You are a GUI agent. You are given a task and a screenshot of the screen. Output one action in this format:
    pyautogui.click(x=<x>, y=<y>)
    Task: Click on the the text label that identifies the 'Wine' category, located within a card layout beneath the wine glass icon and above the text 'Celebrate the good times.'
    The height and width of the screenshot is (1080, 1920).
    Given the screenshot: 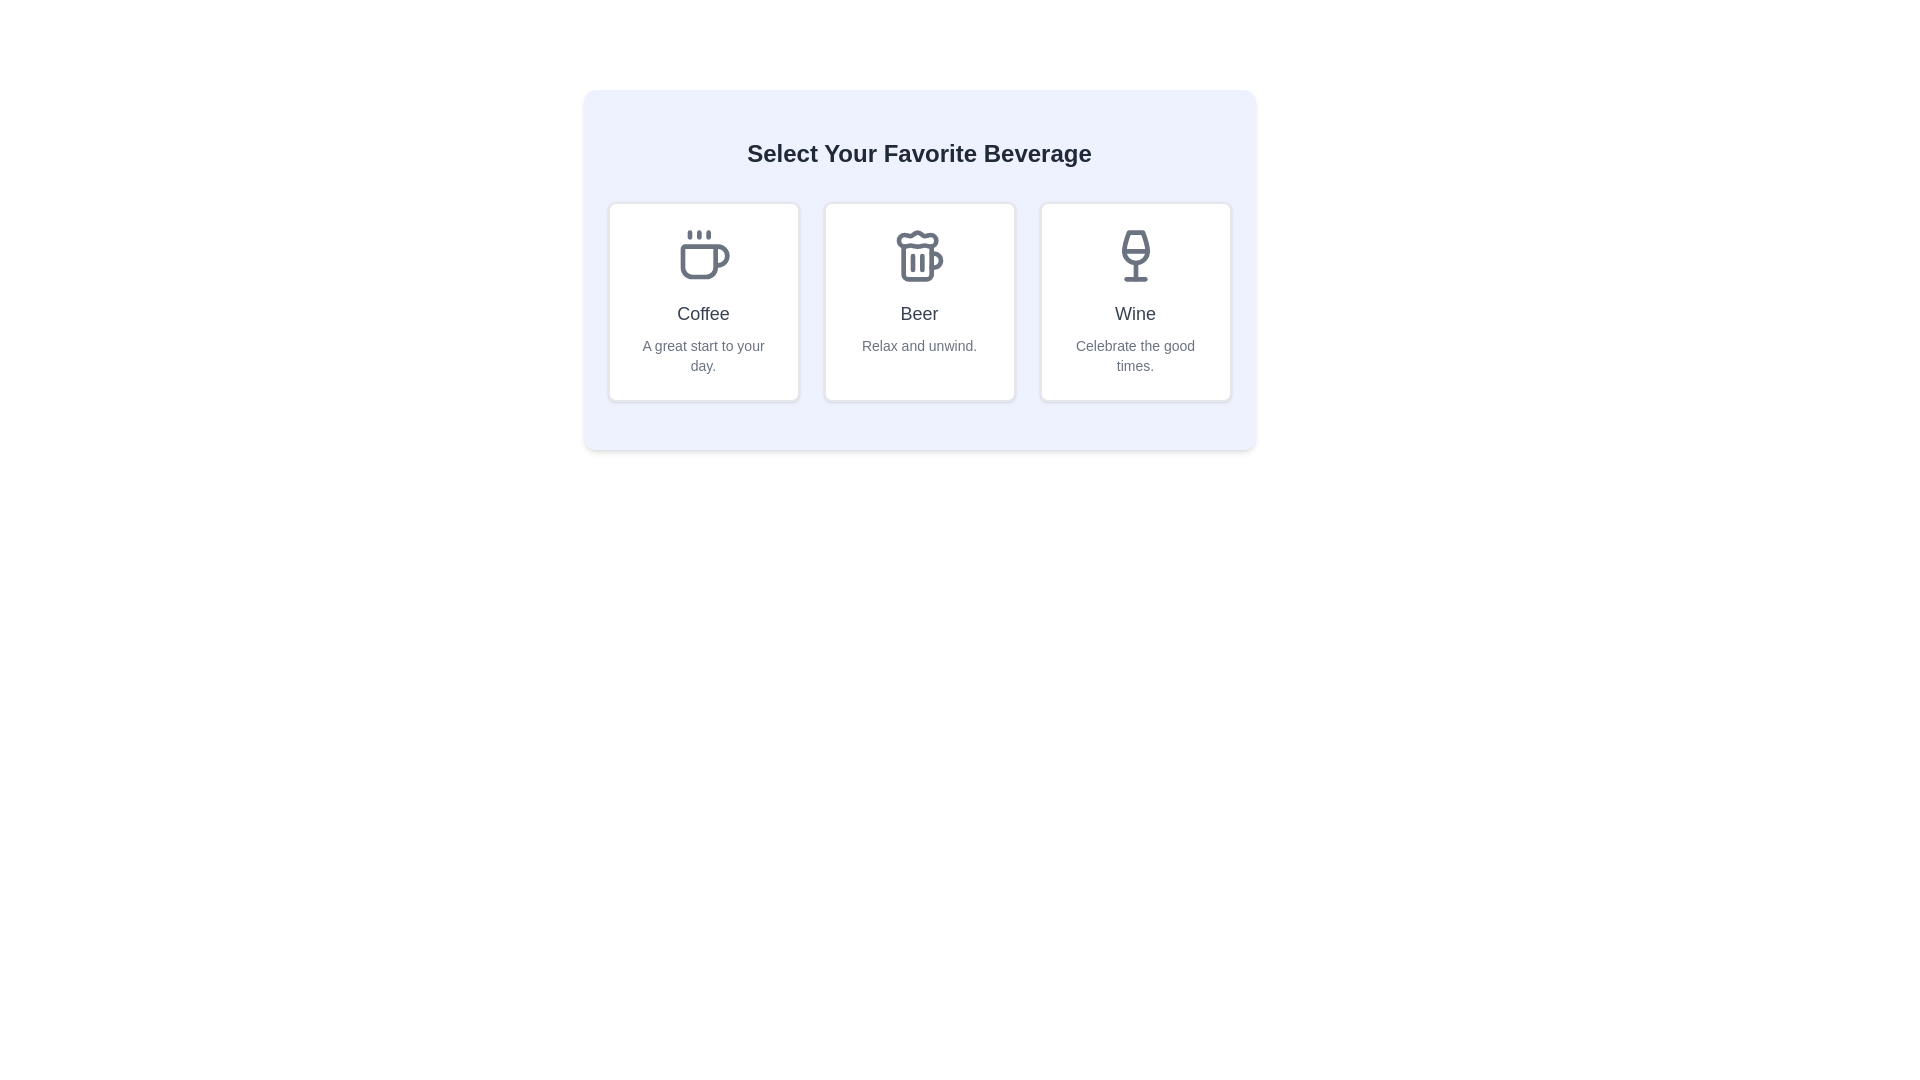 What is the action you would take?
    pyautogui.click(x=1135, y=313)
    